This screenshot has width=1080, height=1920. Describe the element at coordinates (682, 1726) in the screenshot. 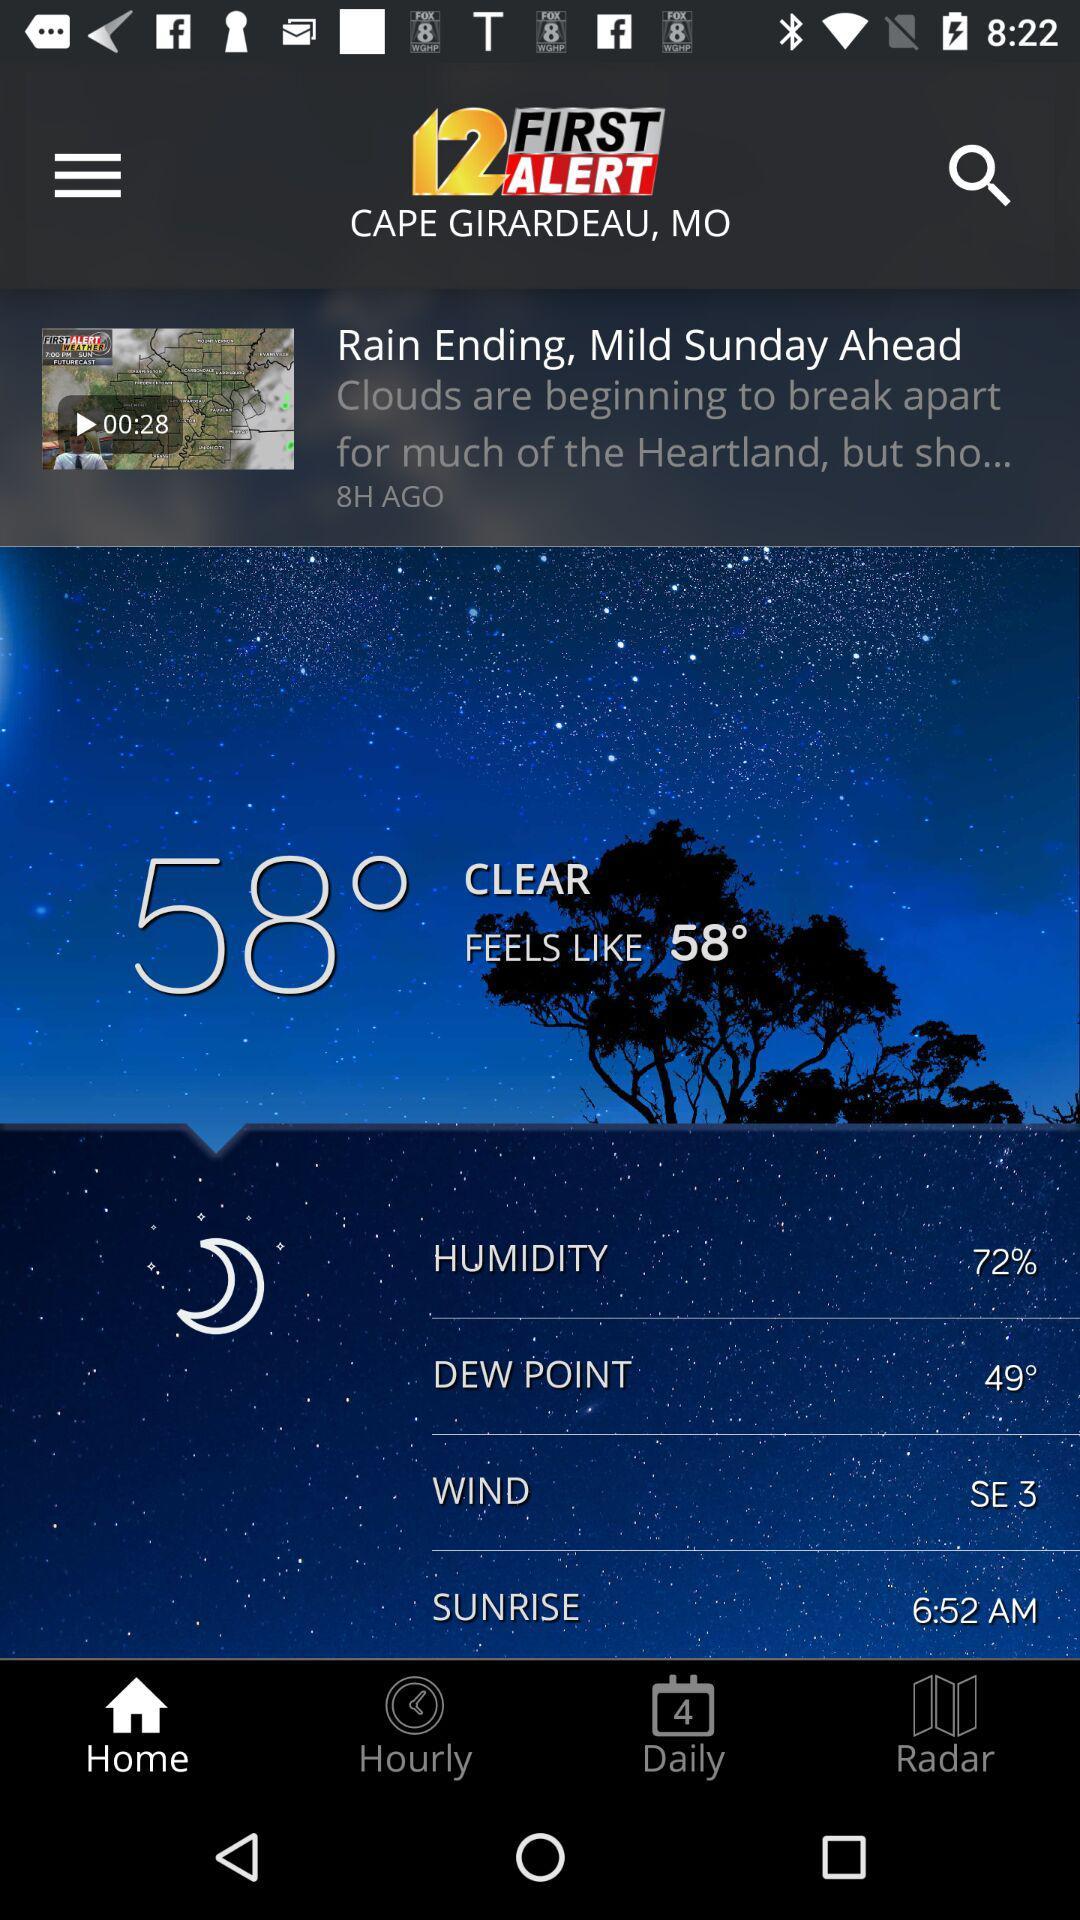

I see `the daily item` at that location.